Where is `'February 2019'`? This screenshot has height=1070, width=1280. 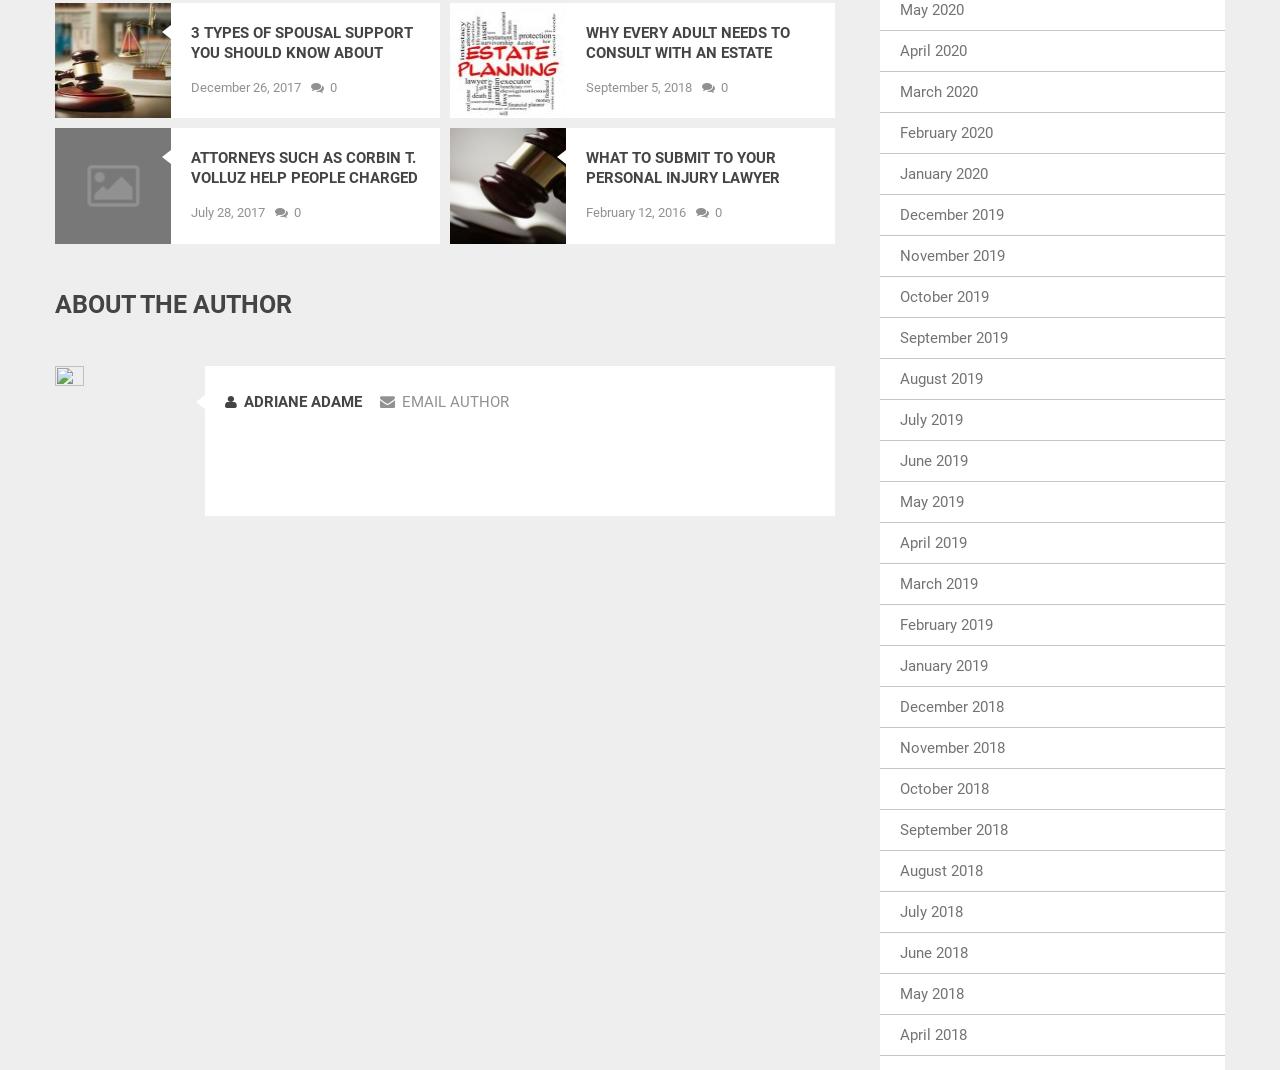
'February 2019' is located at coordinates (945, 623).